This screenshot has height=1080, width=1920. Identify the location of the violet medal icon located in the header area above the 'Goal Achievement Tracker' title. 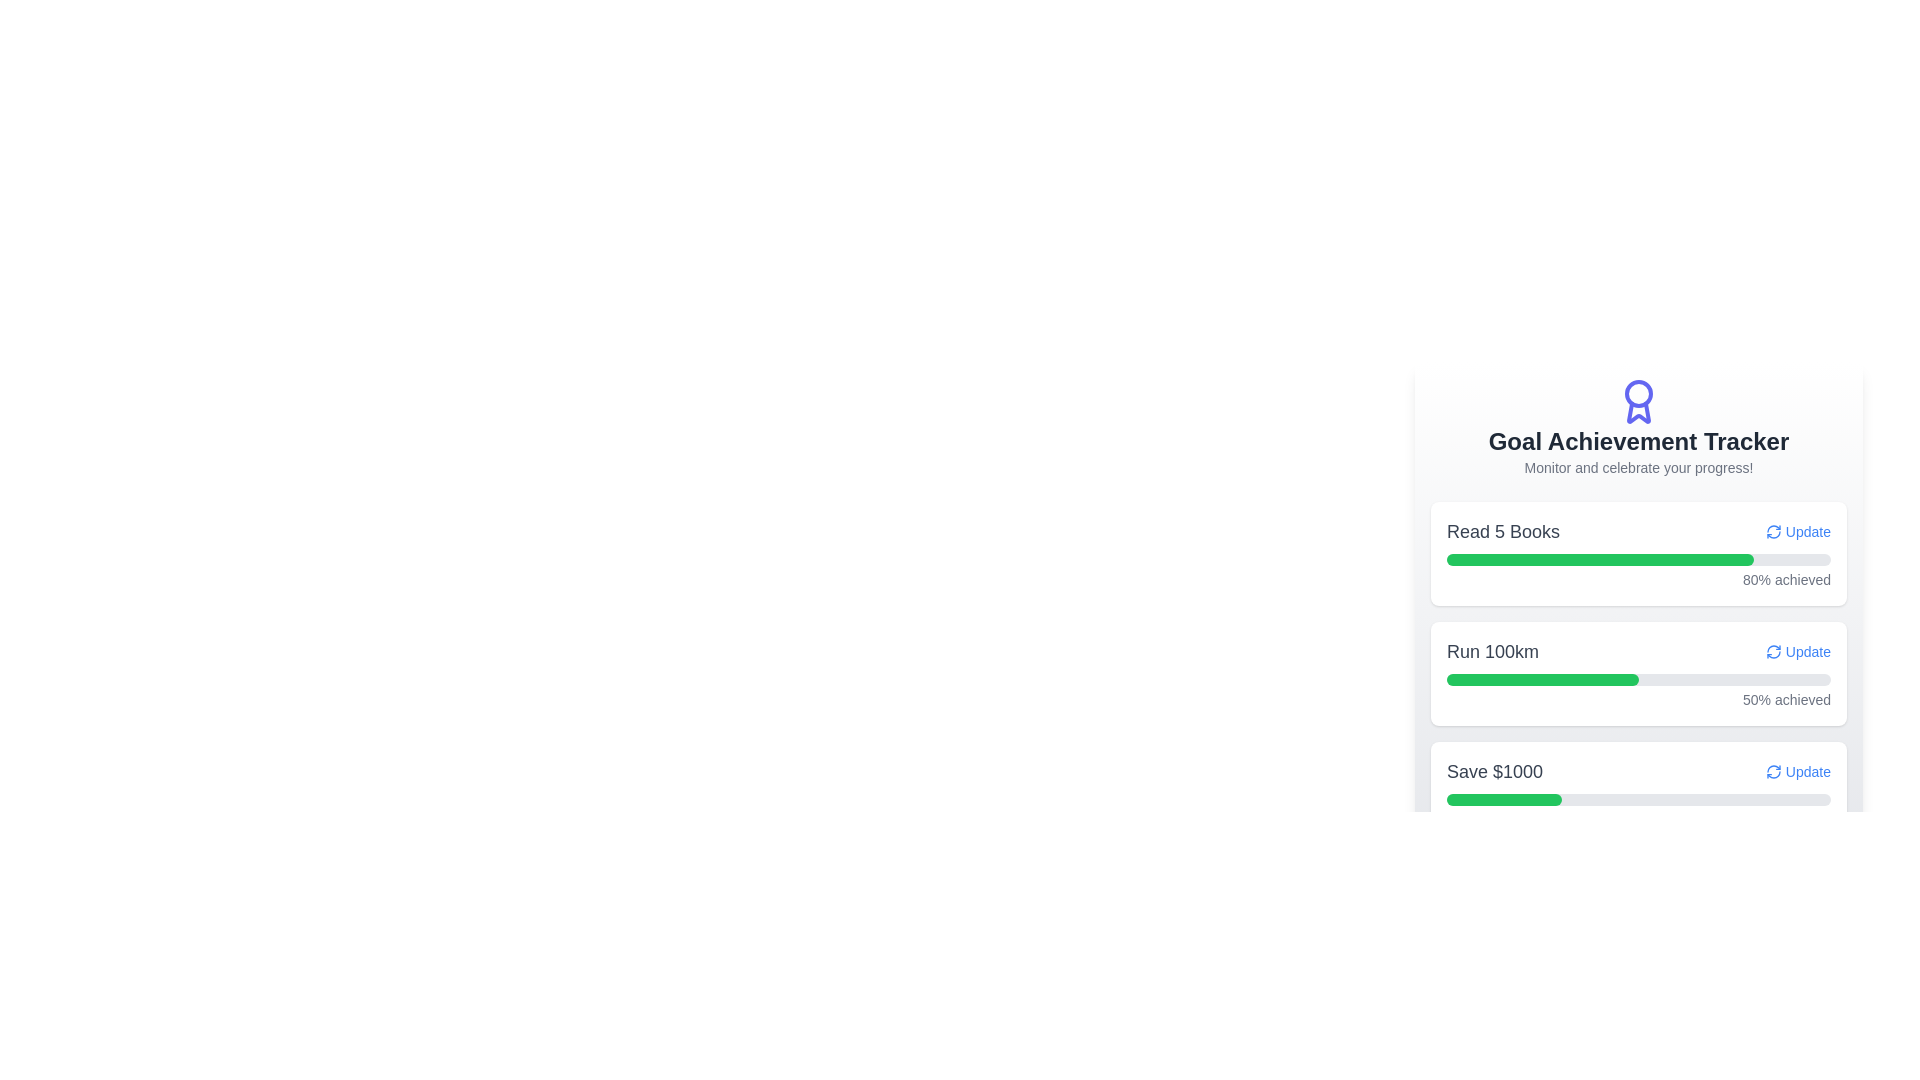
(1638, 401).